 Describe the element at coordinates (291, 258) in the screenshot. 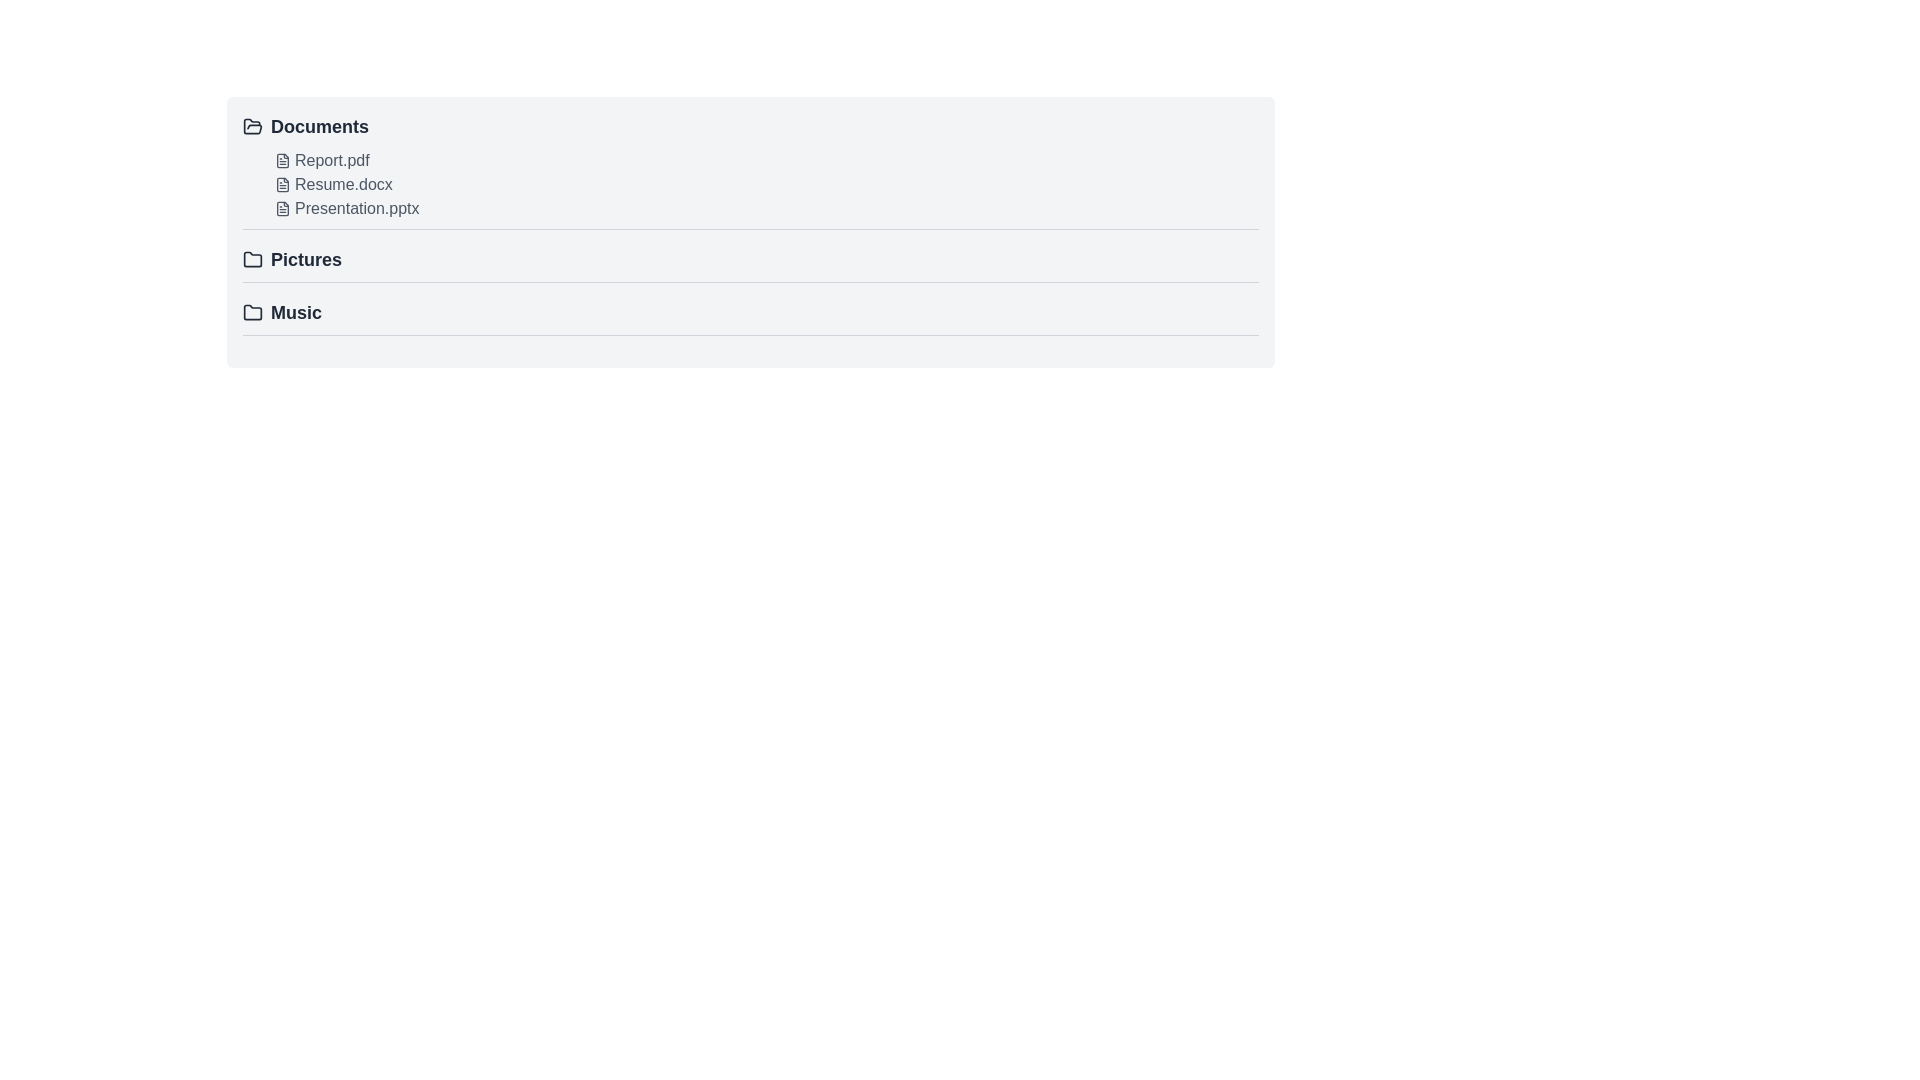

I see `the Clickable folder entry labeled 'Pictures' with a folder icon on its left` at that location.